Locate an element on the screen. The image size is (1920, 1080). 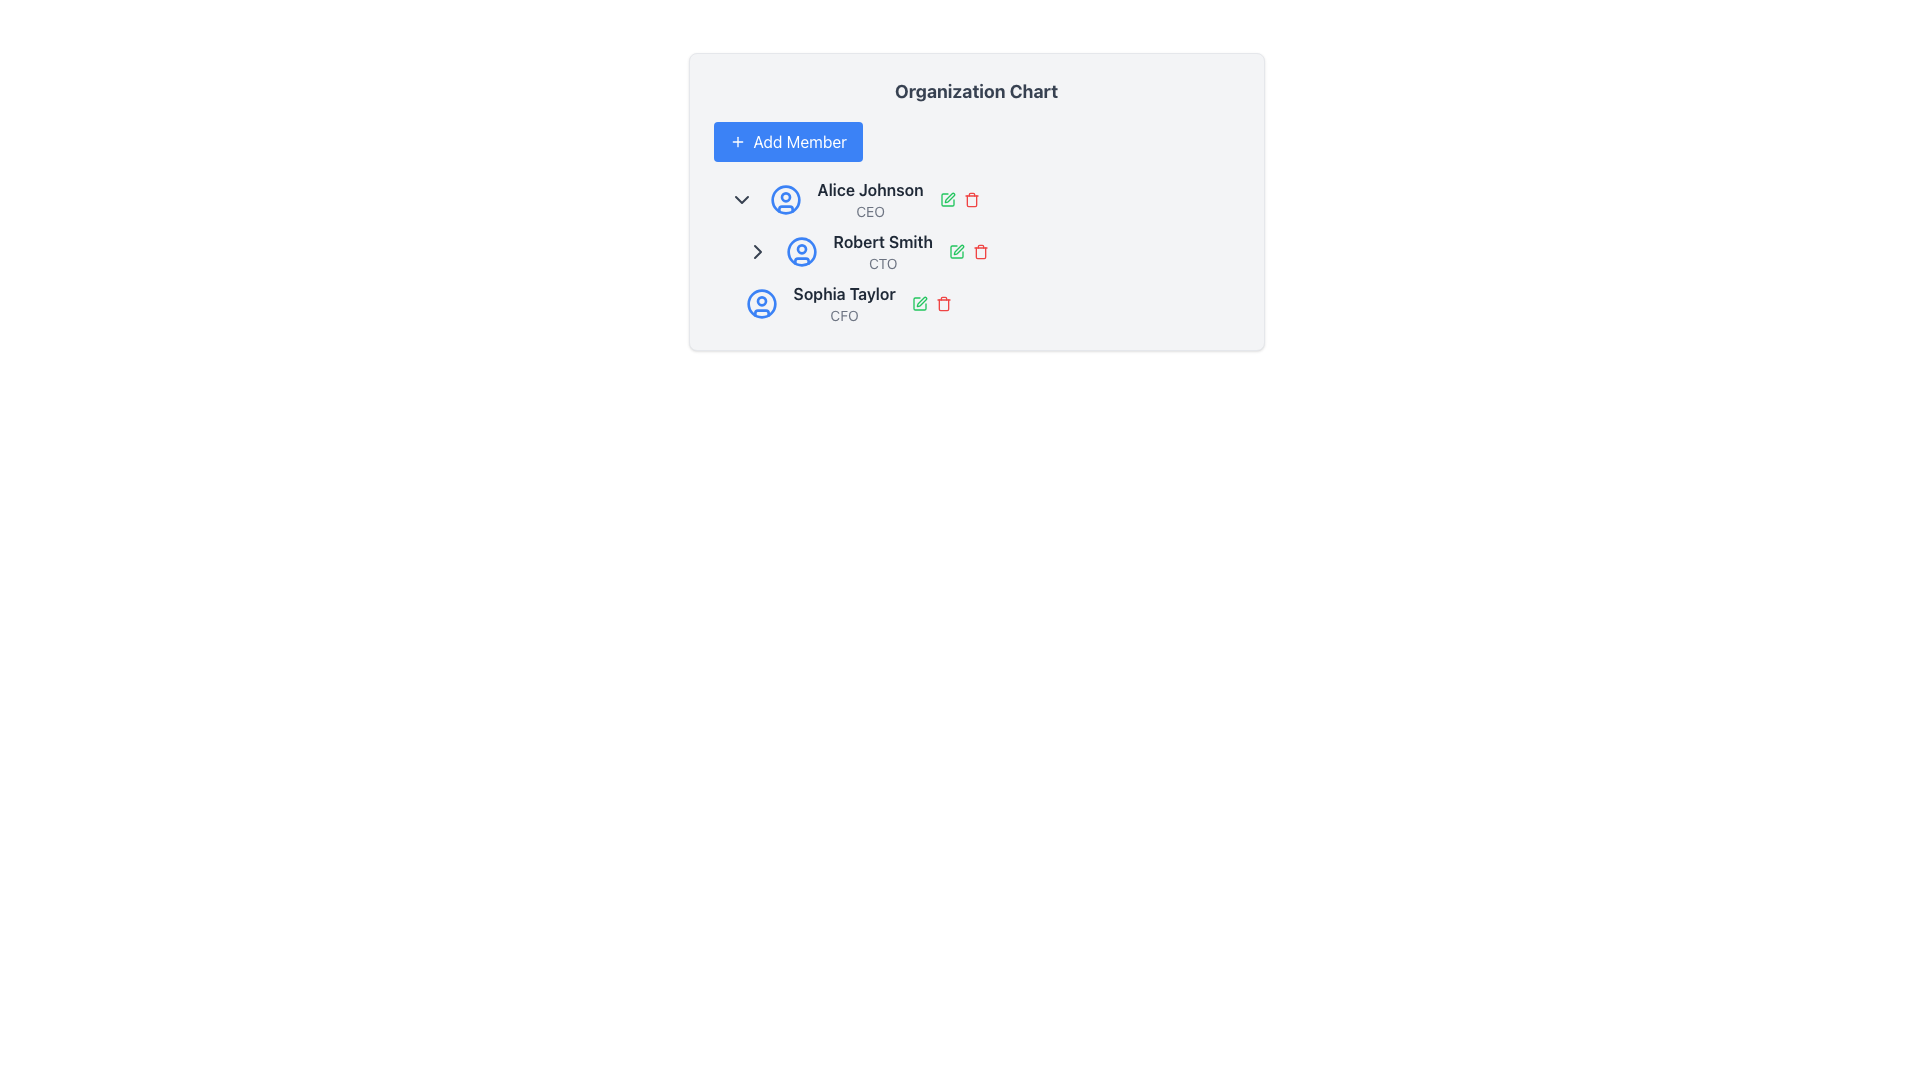
the delete icon associated with 'Sophia Taylor' in the organization chart is located at coordinates (942, 304).